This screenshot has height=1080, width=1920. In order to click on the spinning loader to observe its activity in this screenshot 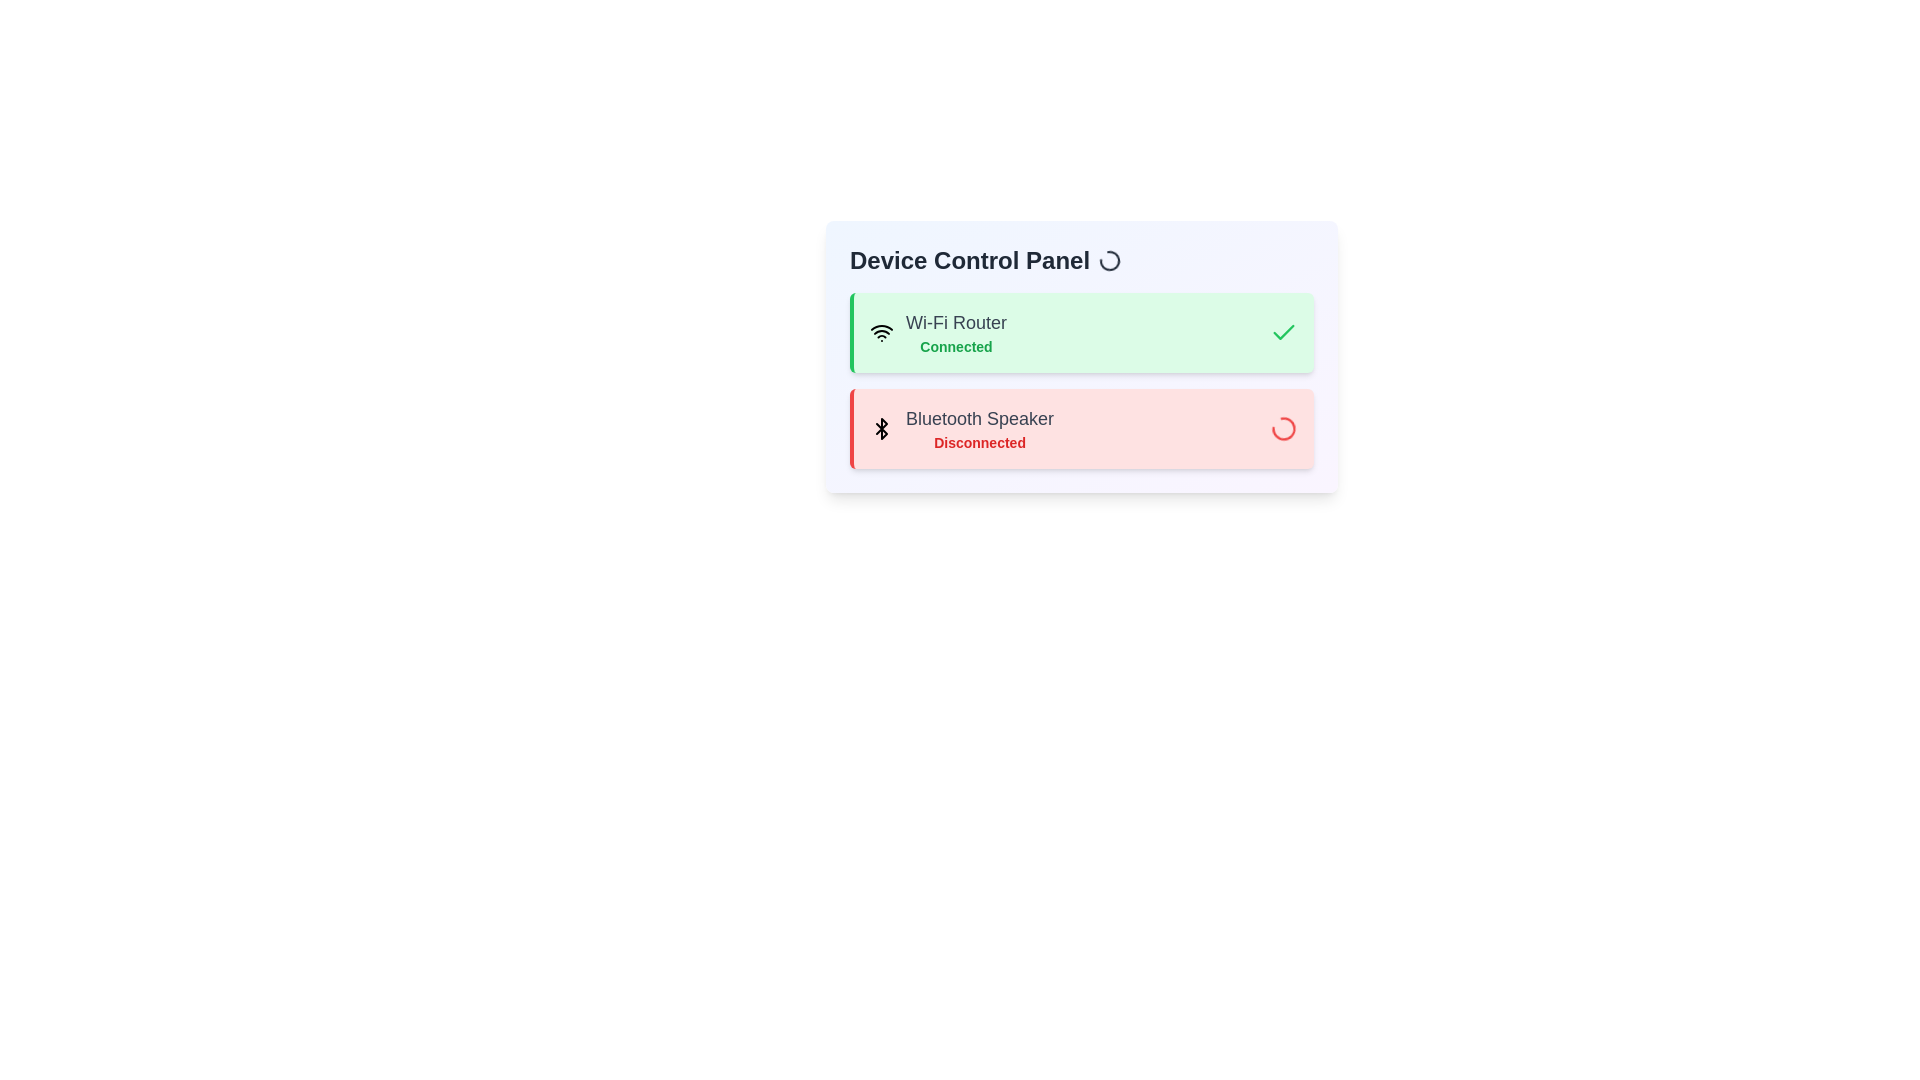, I will do `click(1108, 260)`.